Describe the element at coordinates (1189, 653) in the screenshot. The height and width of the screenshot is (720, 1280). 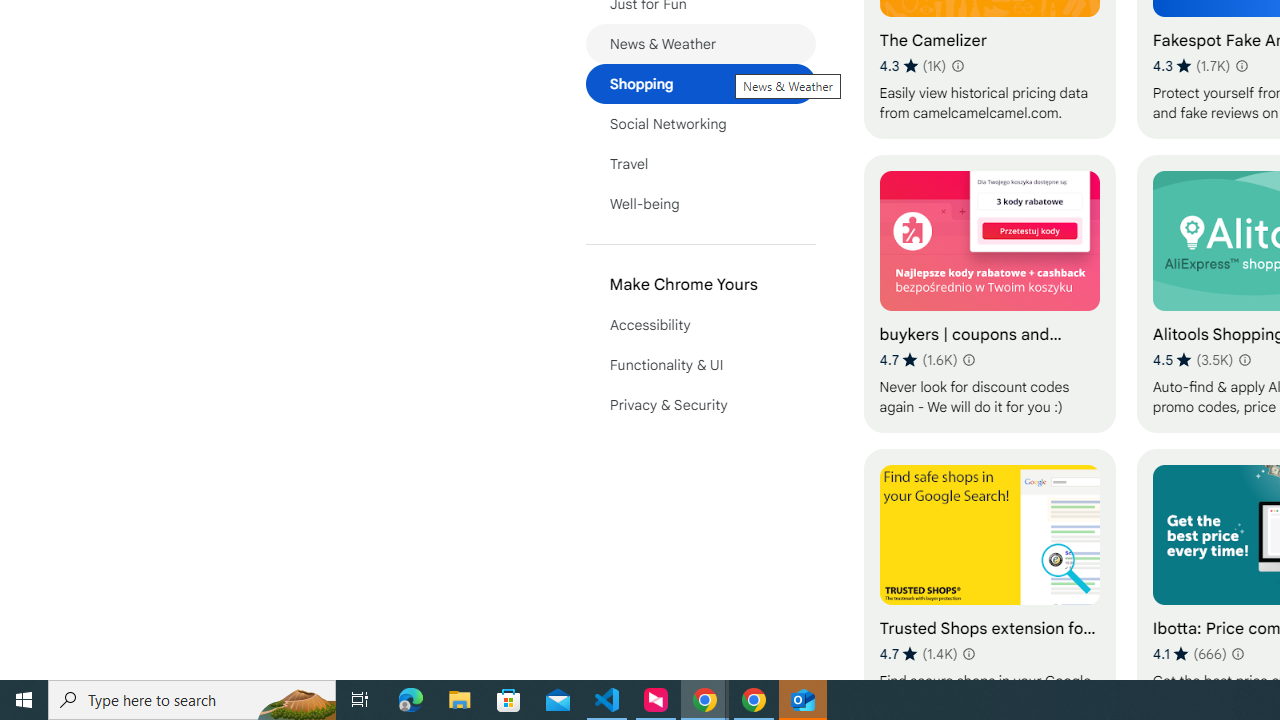
I see `'Average rating 4.1 out of 5 stars. 666 ratings.'` at that location.